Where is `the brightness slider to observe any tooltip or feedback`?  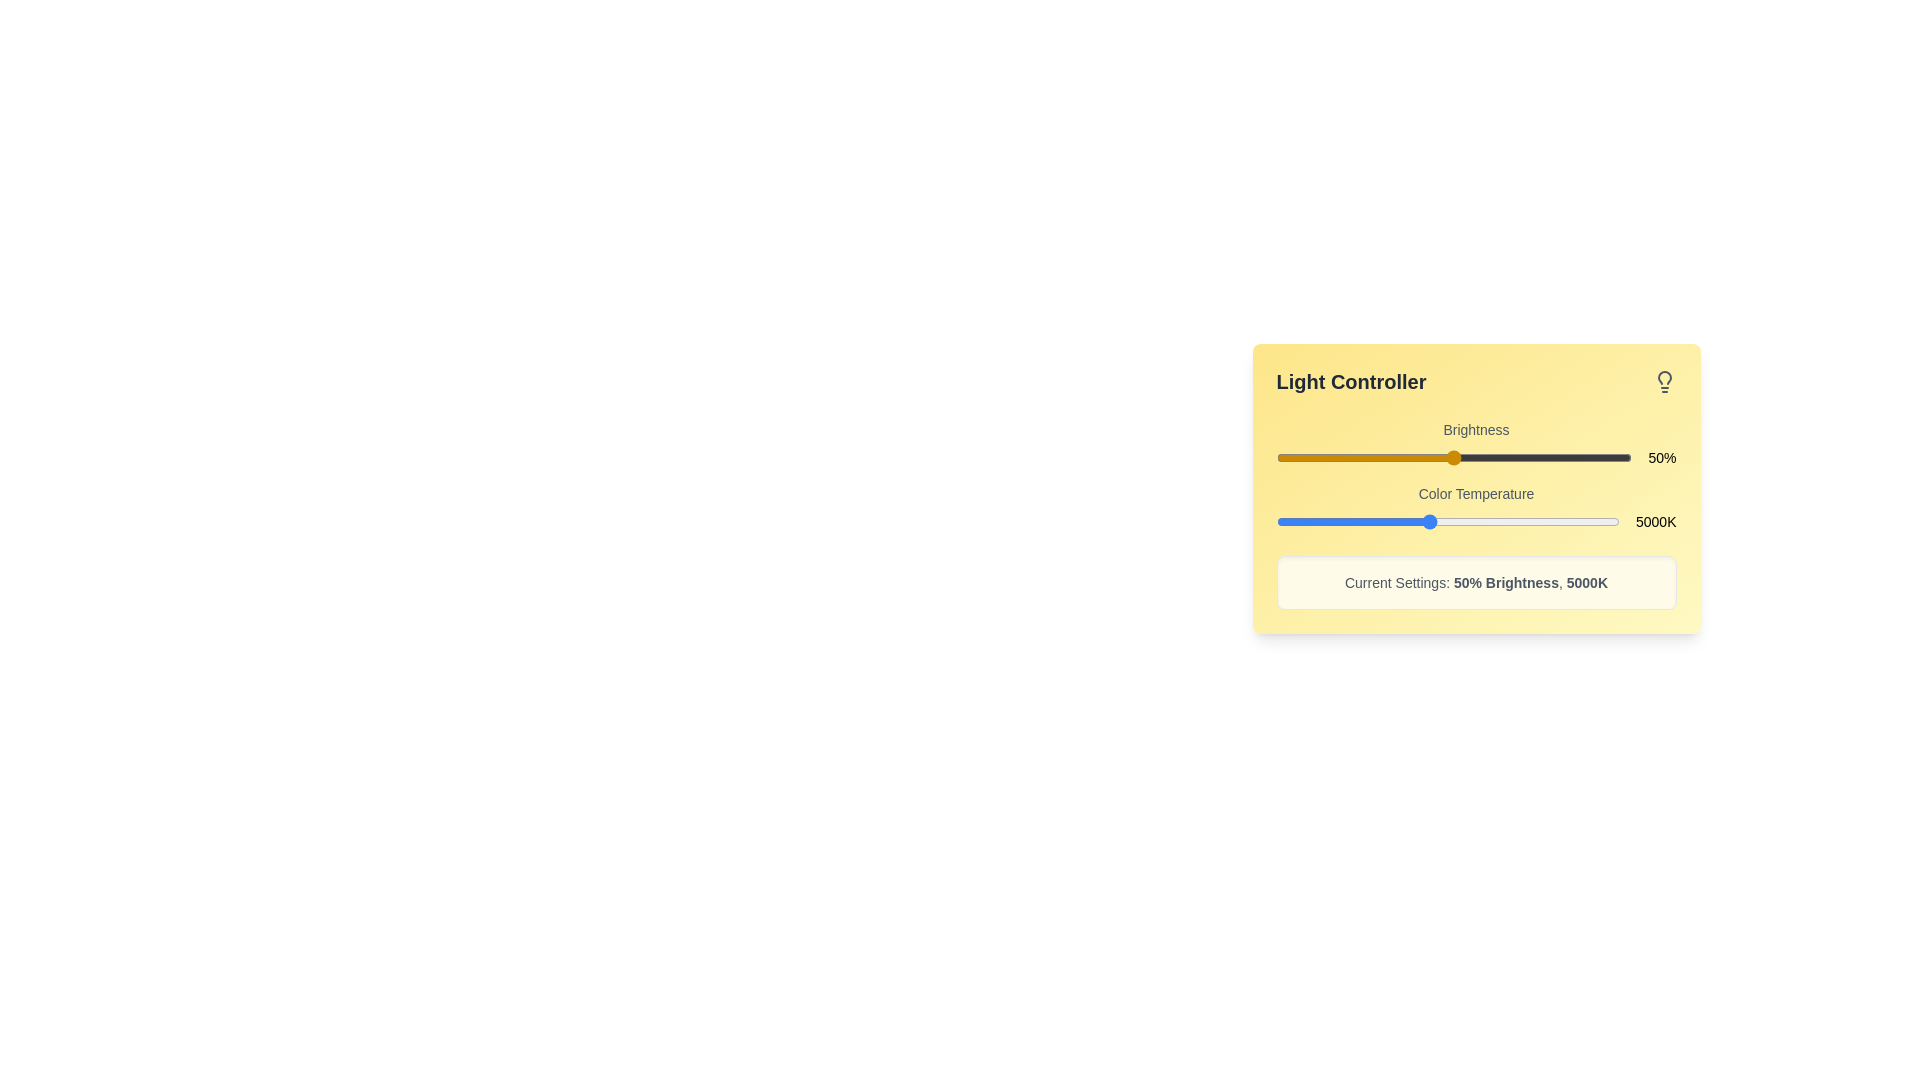 the brightness slider to observe any tooltip or feedback is located at coordinates (1454, 458).